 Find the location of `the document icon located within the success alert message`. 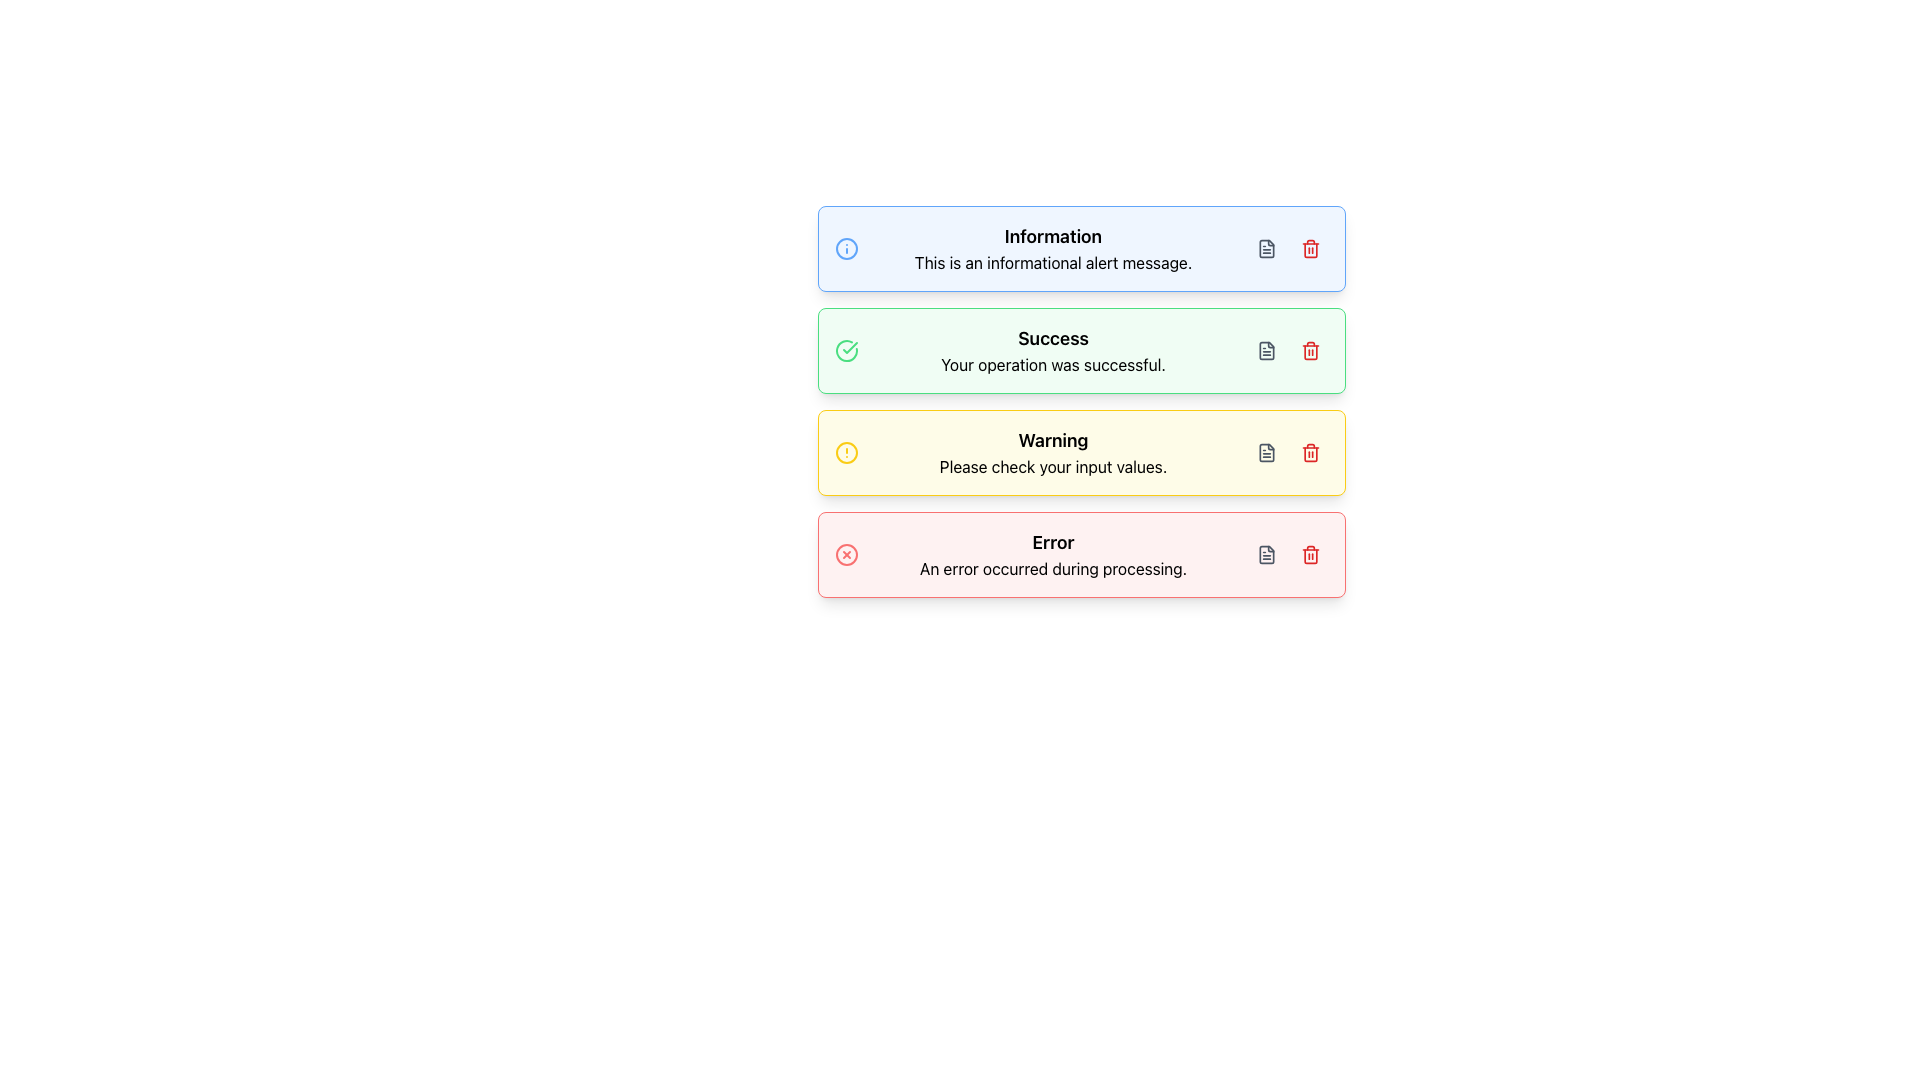

the document icon located within the success alert message is located at coordinates (1265, 350).